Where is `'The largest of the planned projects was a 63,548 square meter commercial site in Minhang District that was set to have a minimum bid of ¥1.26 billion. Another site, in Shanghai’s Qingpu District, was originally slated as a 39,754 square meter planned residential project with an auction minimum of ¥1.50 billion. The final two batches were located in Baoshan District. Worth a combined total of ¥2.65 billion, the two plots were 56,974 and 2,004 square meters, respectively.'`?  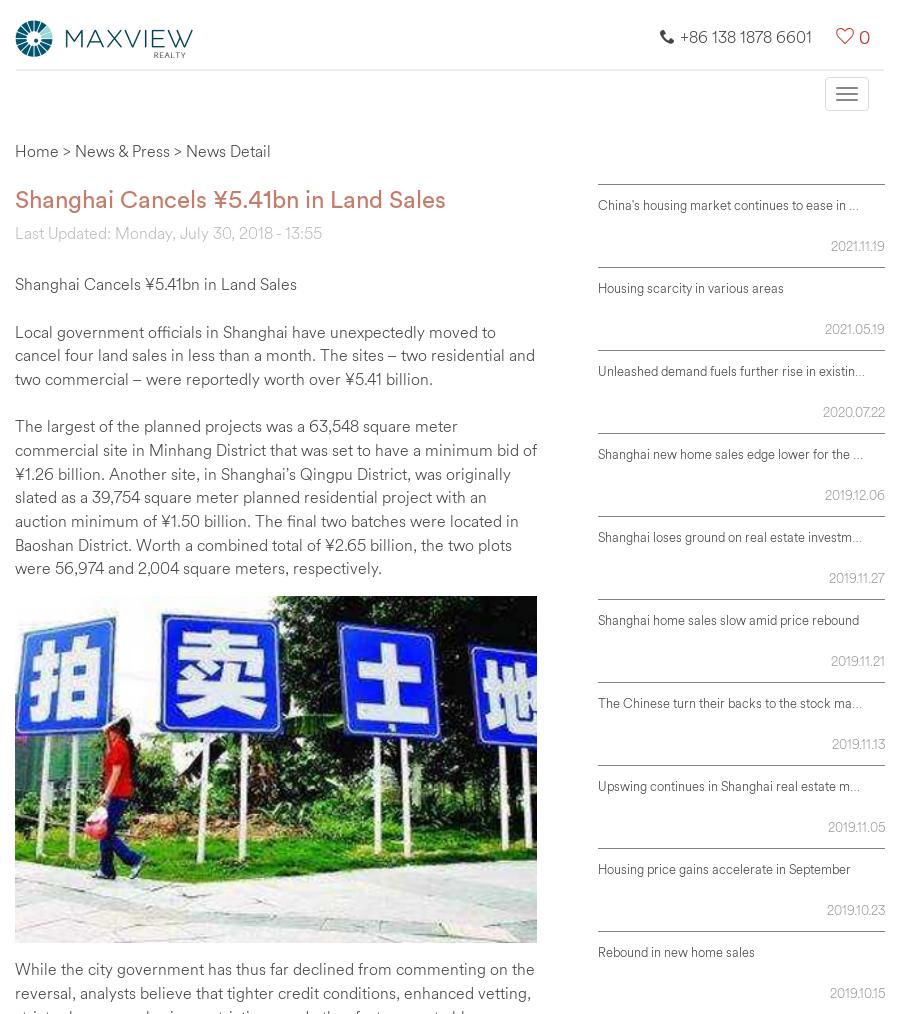
'The largest of the planned projects was a 63,548 square meter commercial site in Minhang District that was set to have a minimum bid of ¥1.26 billion. Another site, in Shanghai’s Qingpu District, was originally slated as a 39,754 square meter planned residential project with an auction minimum of ¥1.50 billion. The final two batches were located in Baoshan District. Worth a combined total of ¥2.65 billion, the two plots were 56,974 and 2,004 square meters, respectively.' is located at coordinates (14, 496).